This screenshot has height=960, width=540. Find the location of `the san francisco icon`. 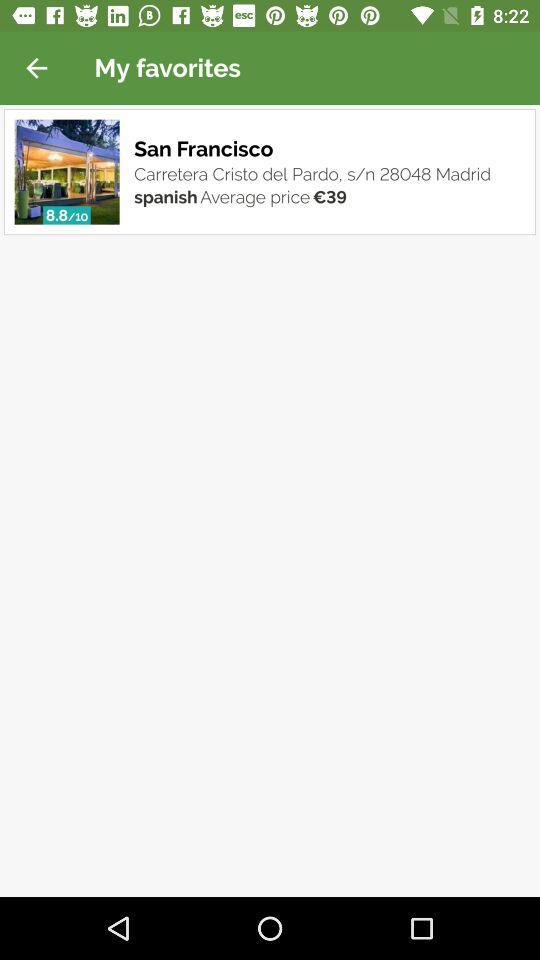

the san francisco icon is located at coordinates (205, 148).